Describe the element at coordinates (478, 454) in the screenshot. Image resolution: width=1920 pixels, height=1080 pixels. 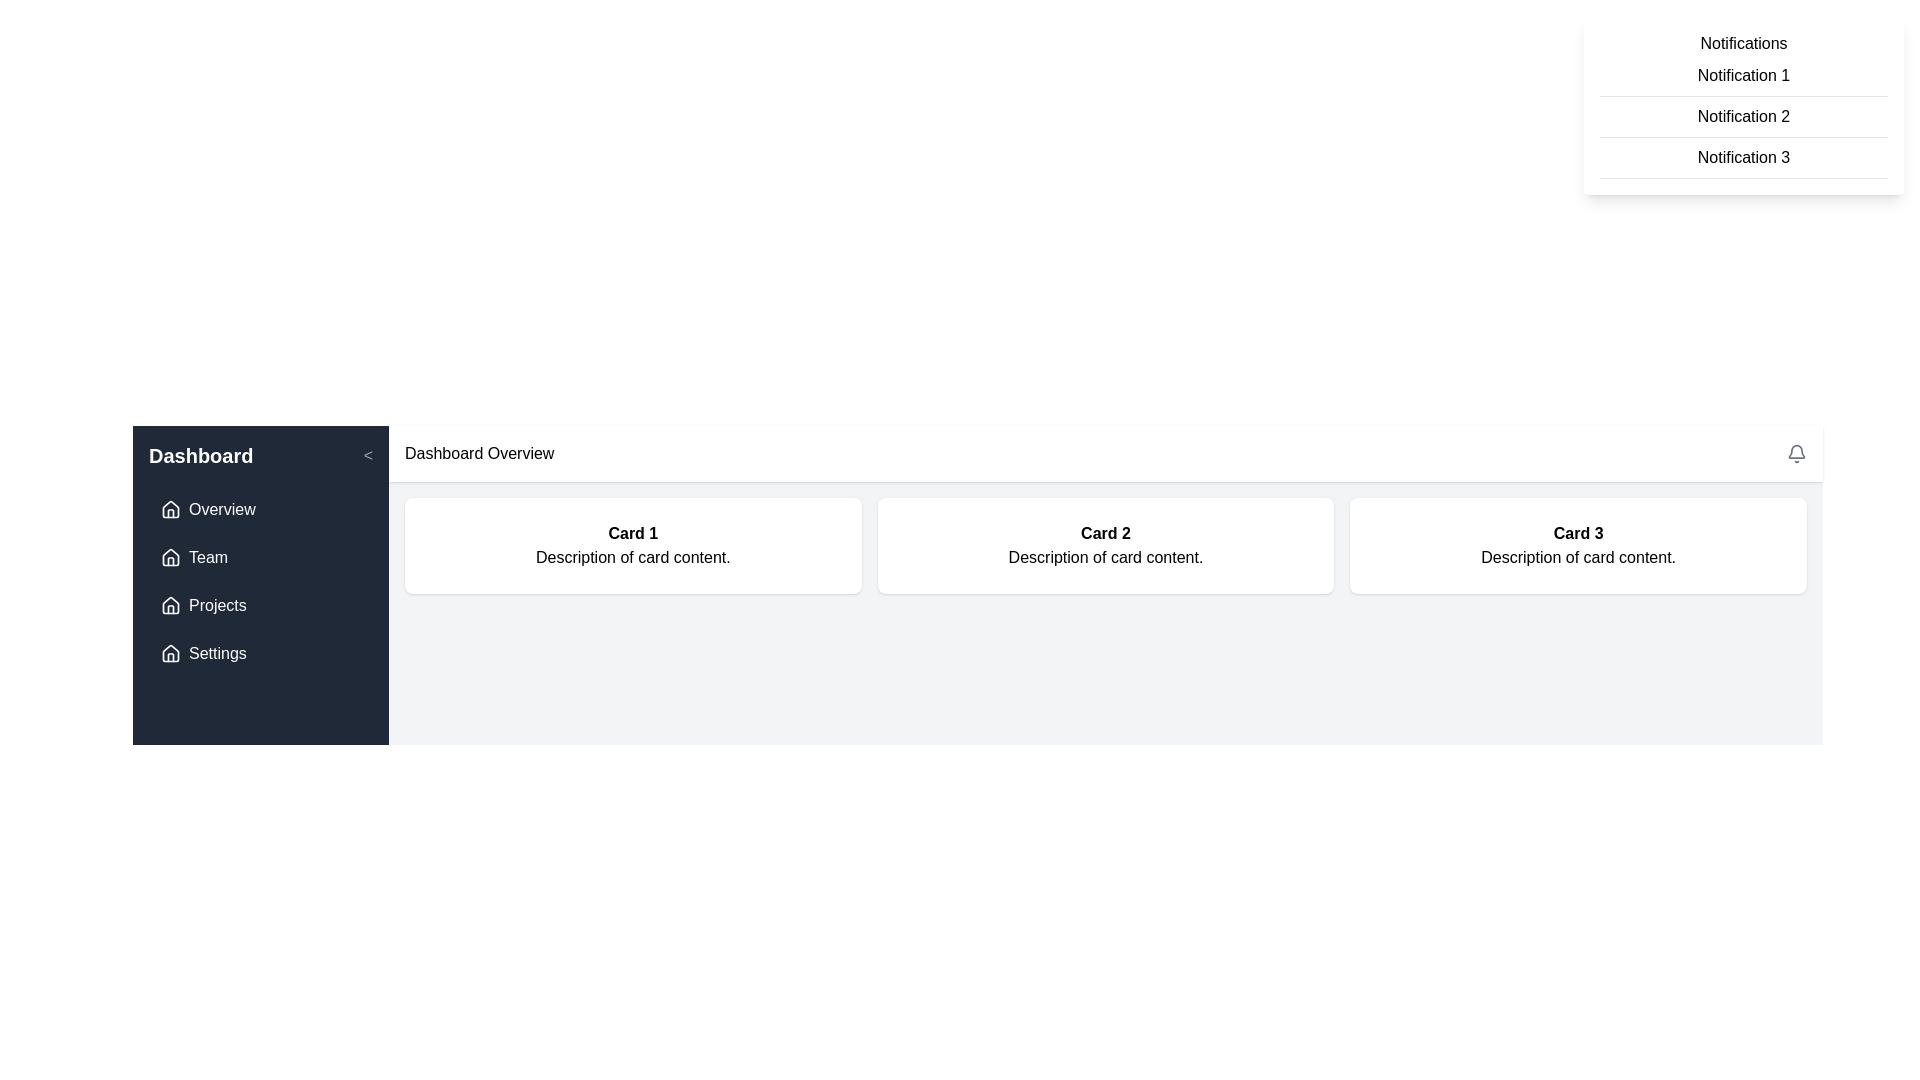
I see `the static text label in the header bar, which serves as the section title and is positioned on the left side of the header` at that location.